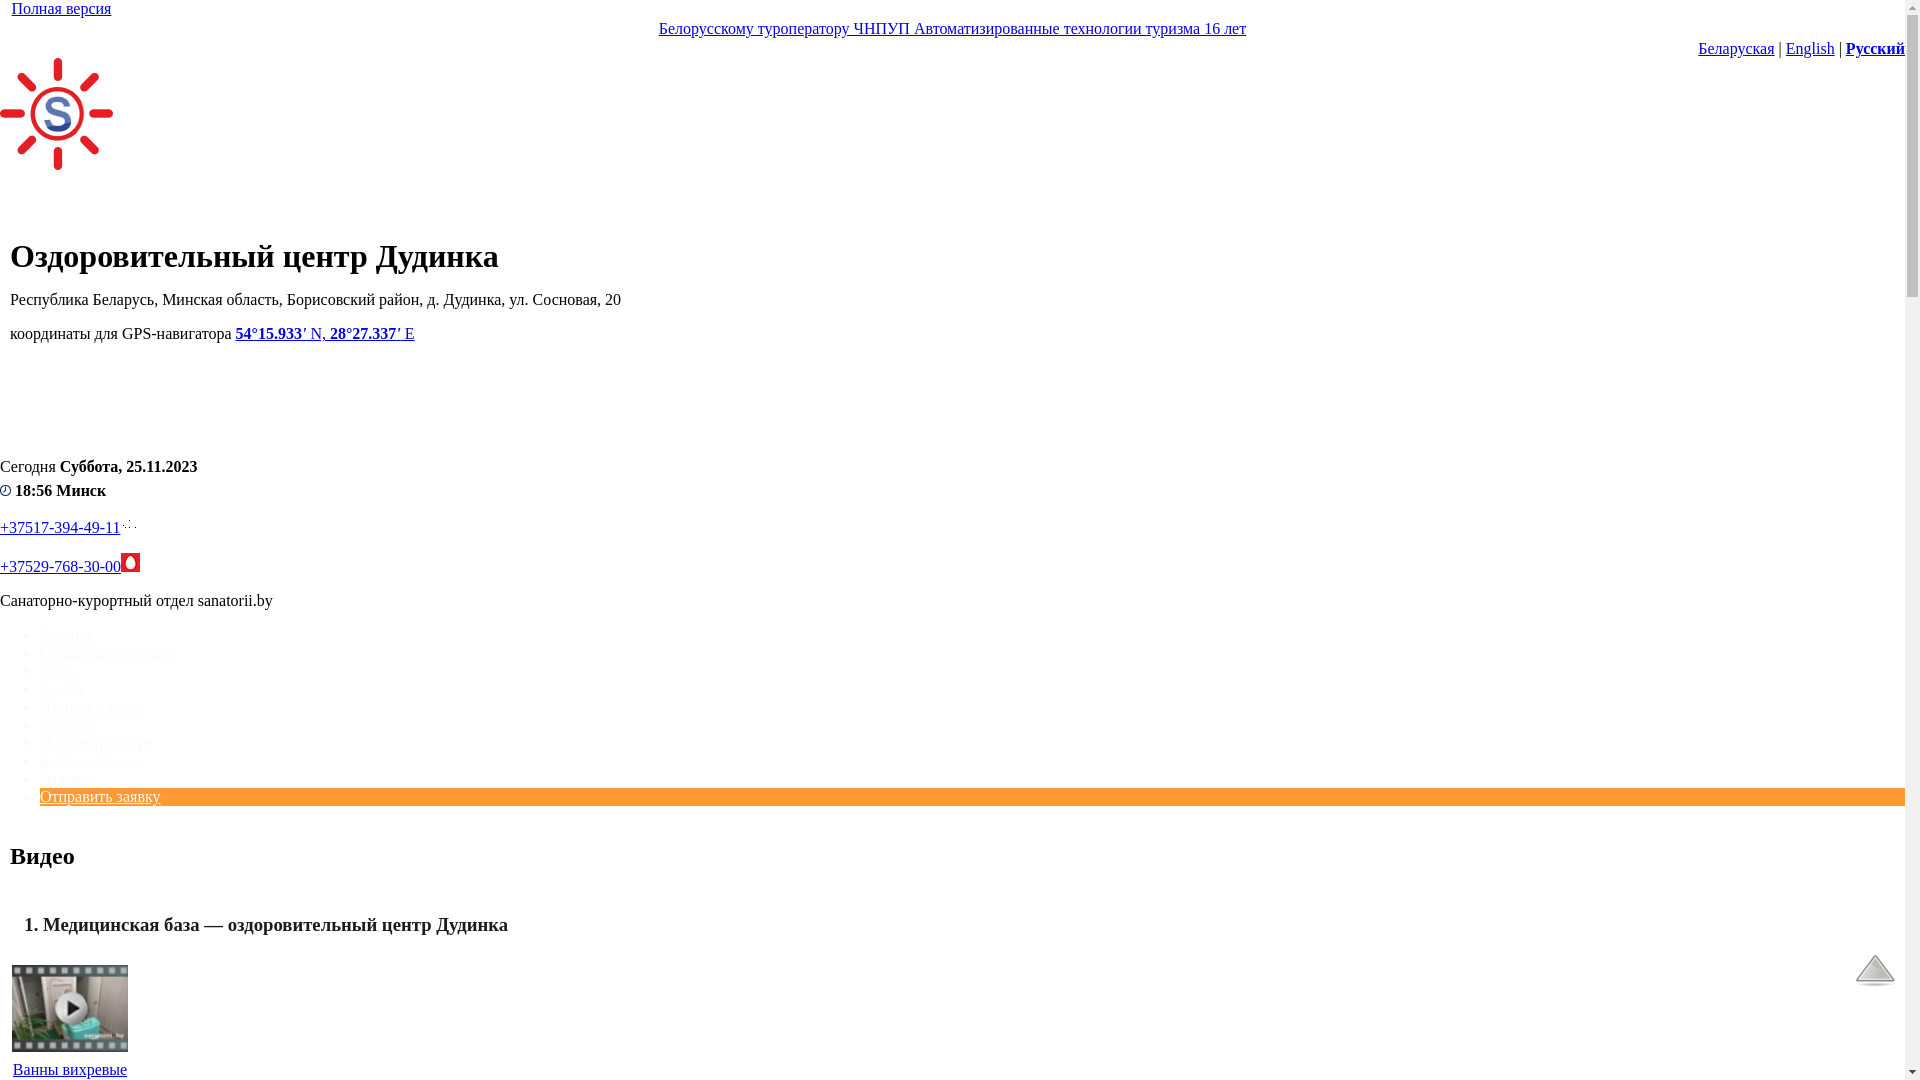 Image resolution: width=1920 pixels, height=1080 pixels. What do you see at coordinates (1810, 47) in the screenshot?
I see `'English'` at bounding box center [1810, 47].